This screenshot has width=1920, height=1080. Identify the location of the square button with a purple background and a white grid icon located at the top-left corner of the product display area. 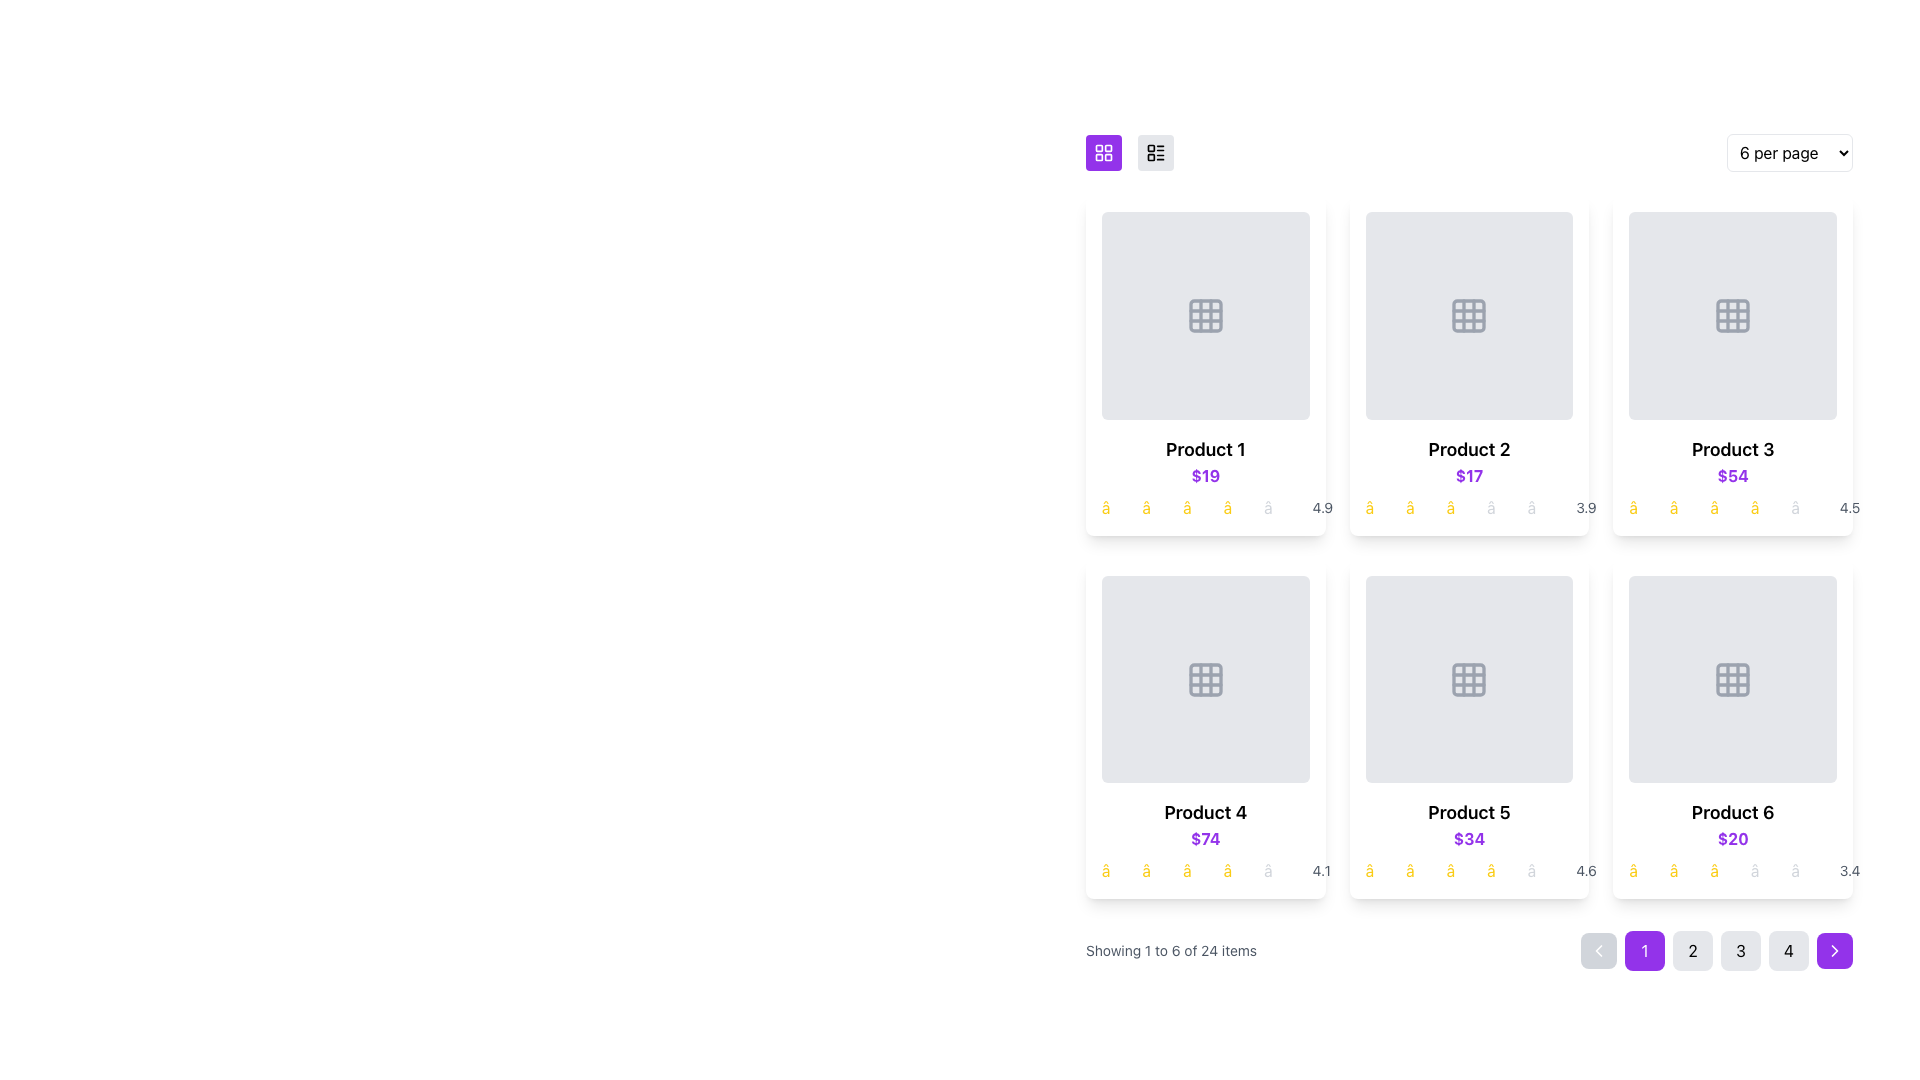
(1103, 152).